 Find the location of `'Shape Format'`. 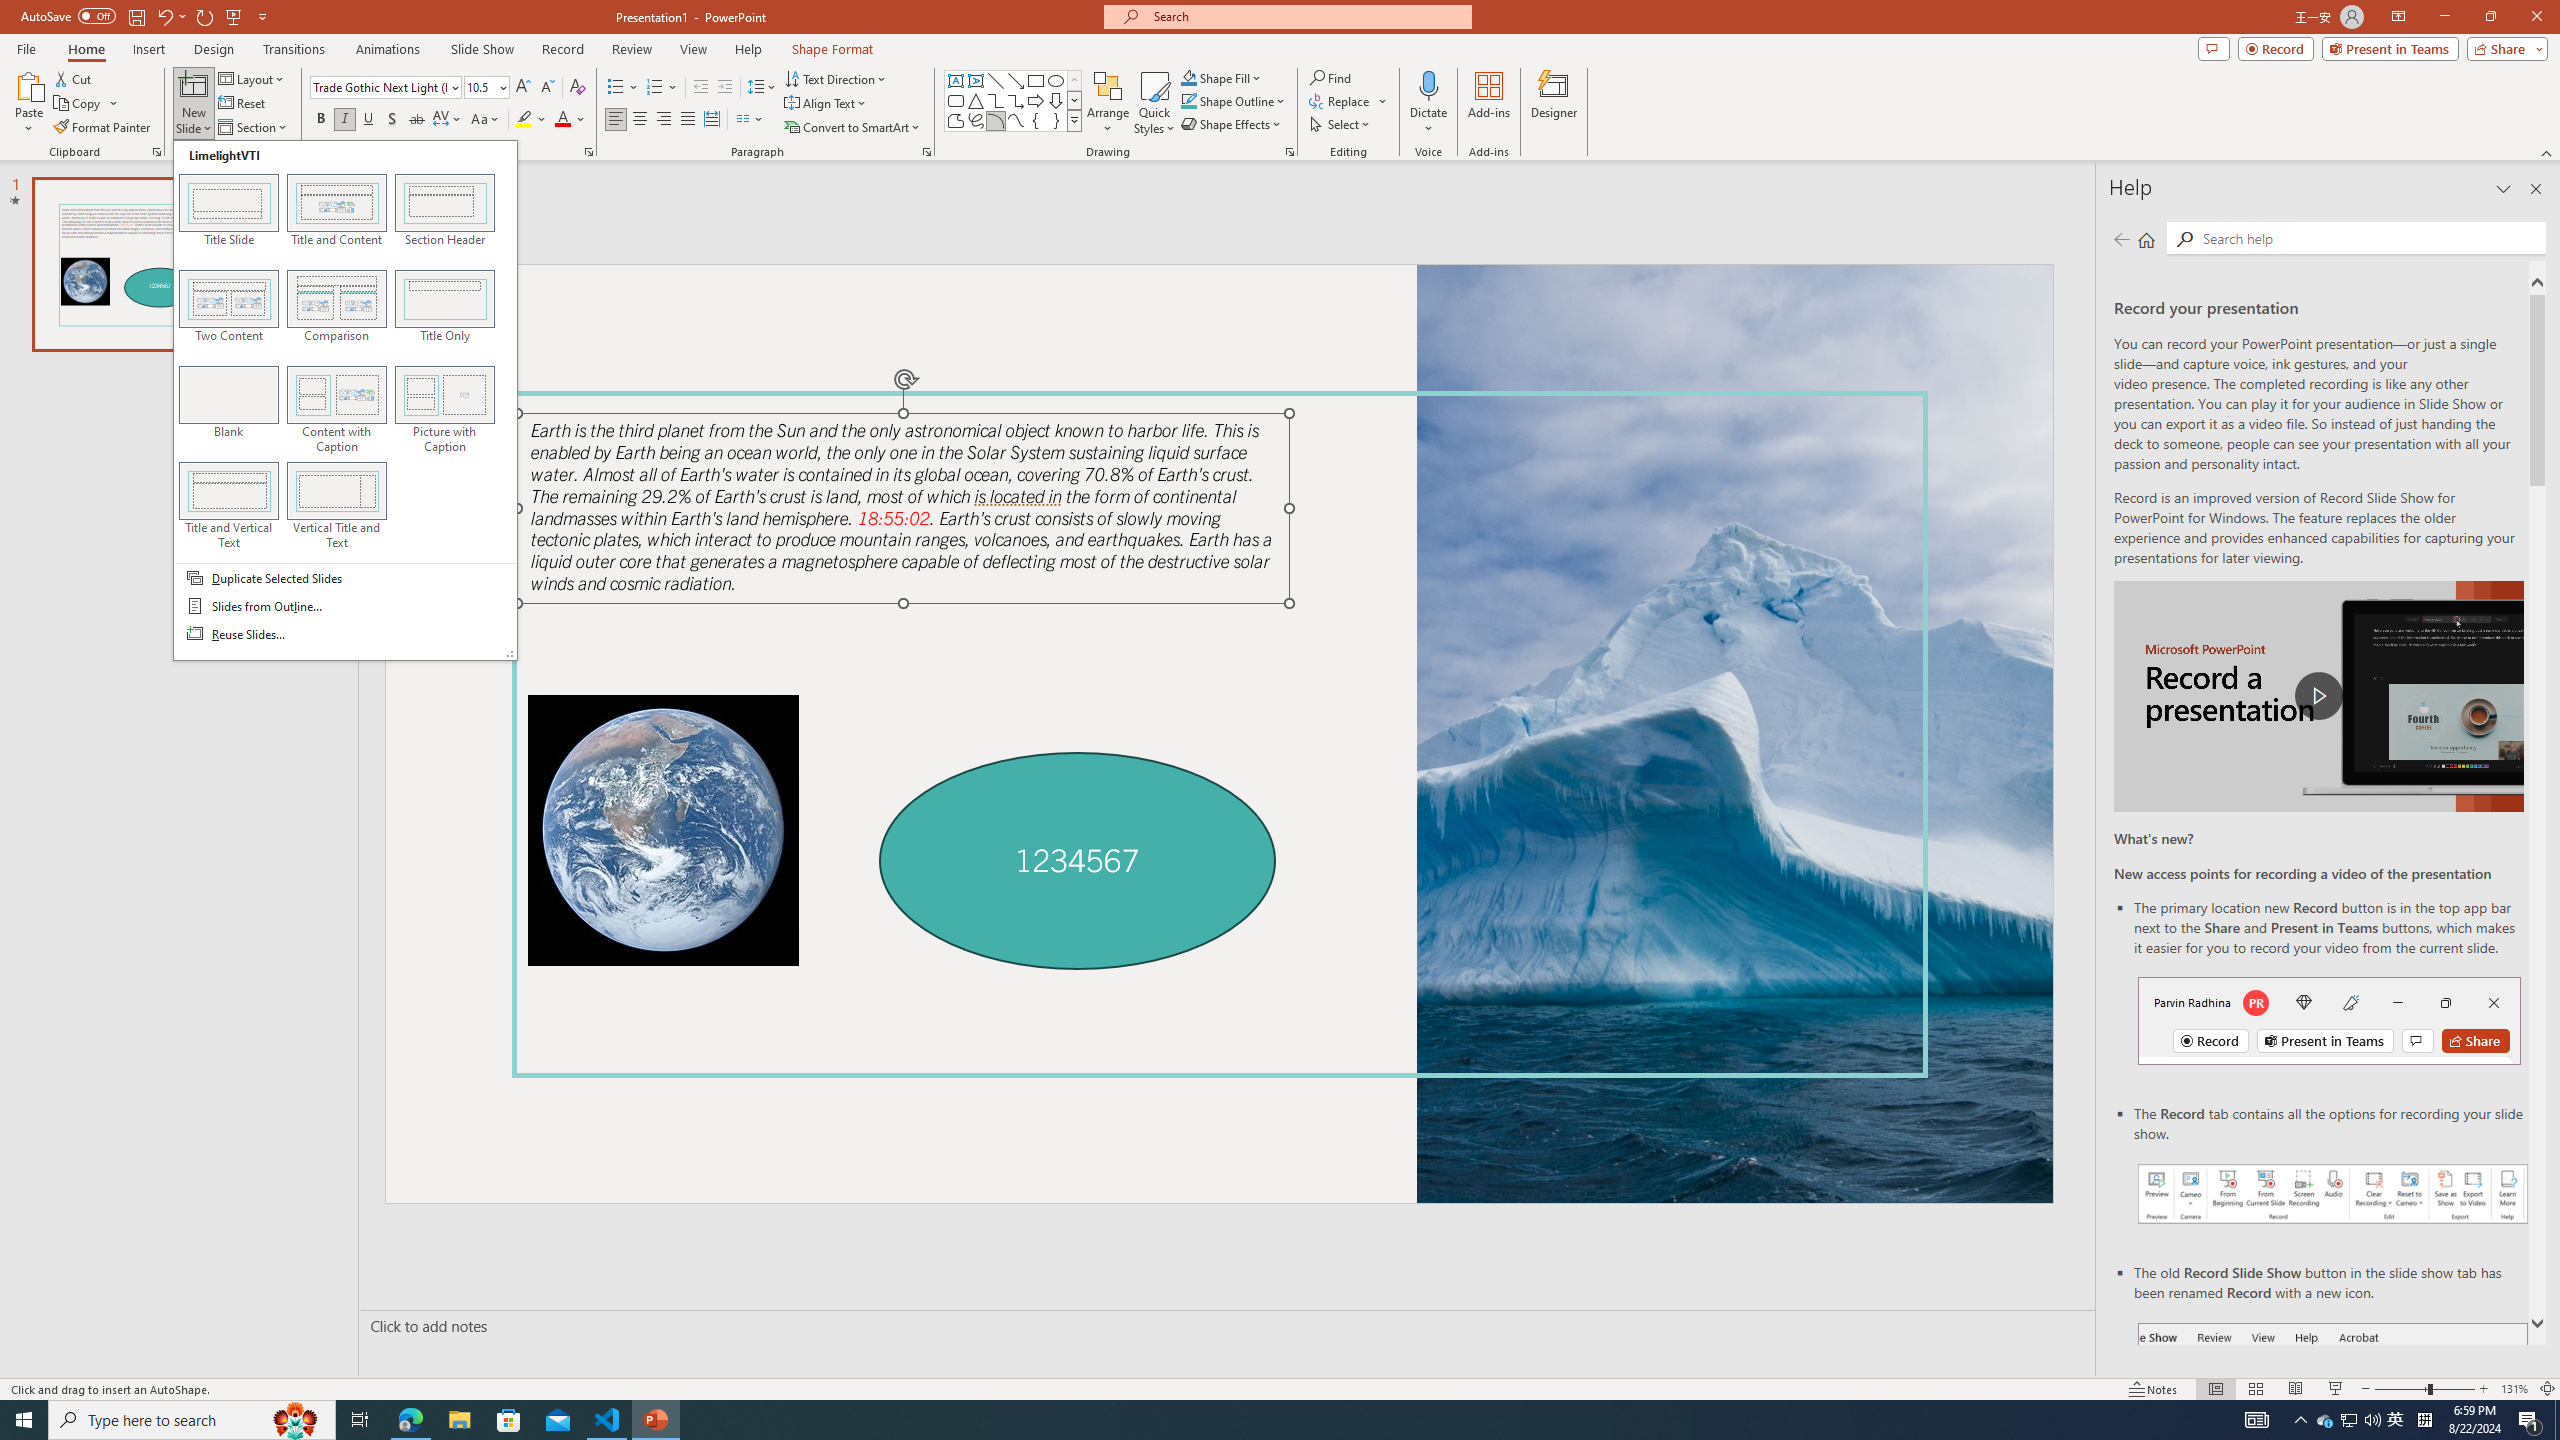

'Shape Format' is located at coordinates (832, 49).